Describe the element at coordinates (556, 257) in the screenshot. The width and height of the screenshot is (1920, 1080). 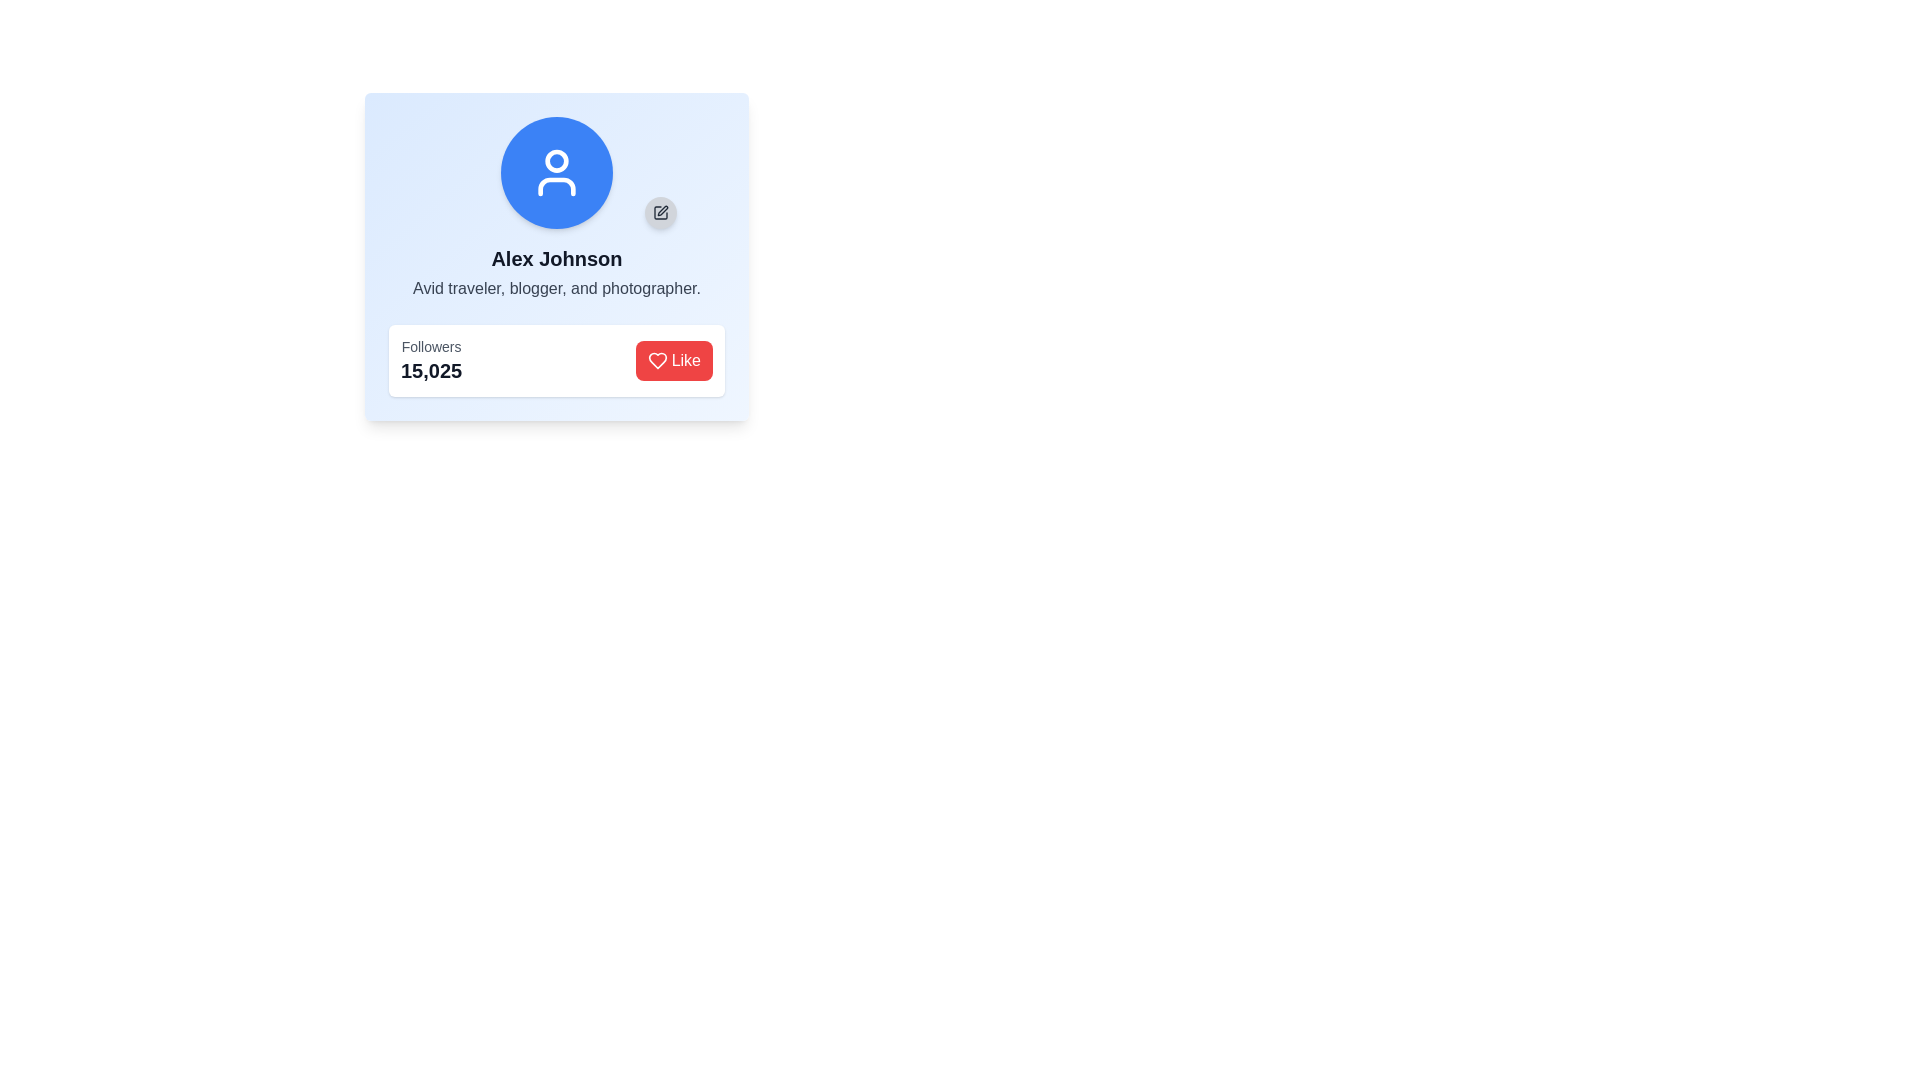
I see `text label displaying the name 'Alex Johnson' which is bold and centrally aligned against a light blue background` at that location.